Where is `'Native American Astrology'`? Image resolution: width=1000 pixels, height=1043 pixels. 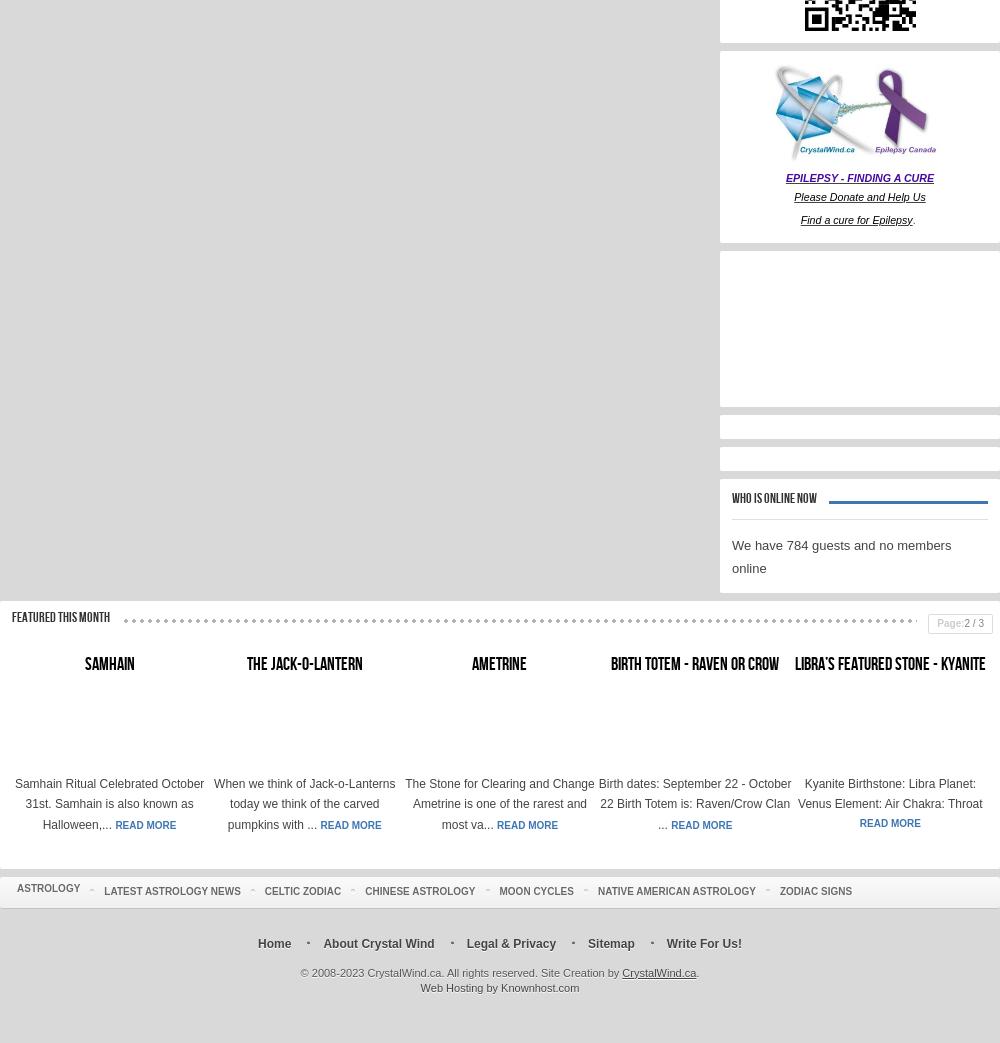 'Native American Astrology' is located at coordinates (676, 890).